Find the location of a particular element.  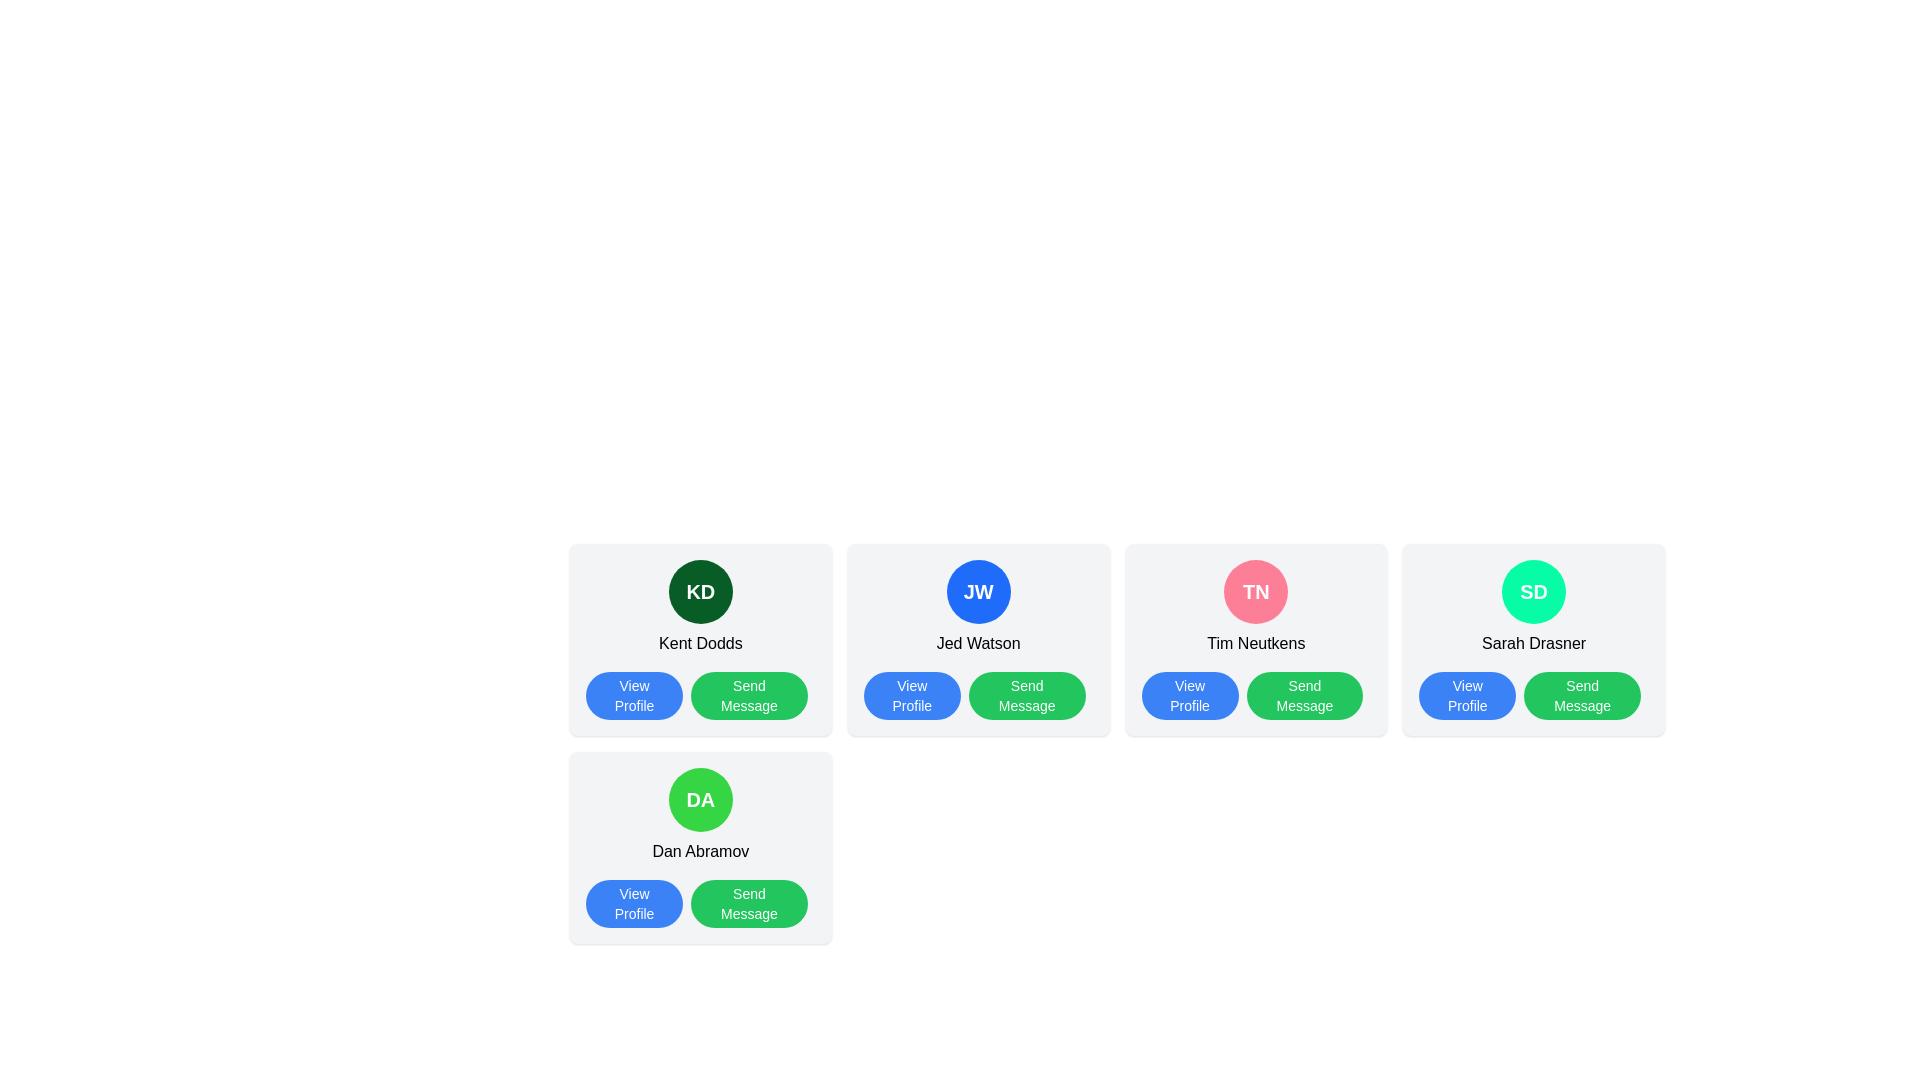

the circular avatar icon representing 'Jed Watson' within the card layout is located at coordinates (978, 590).